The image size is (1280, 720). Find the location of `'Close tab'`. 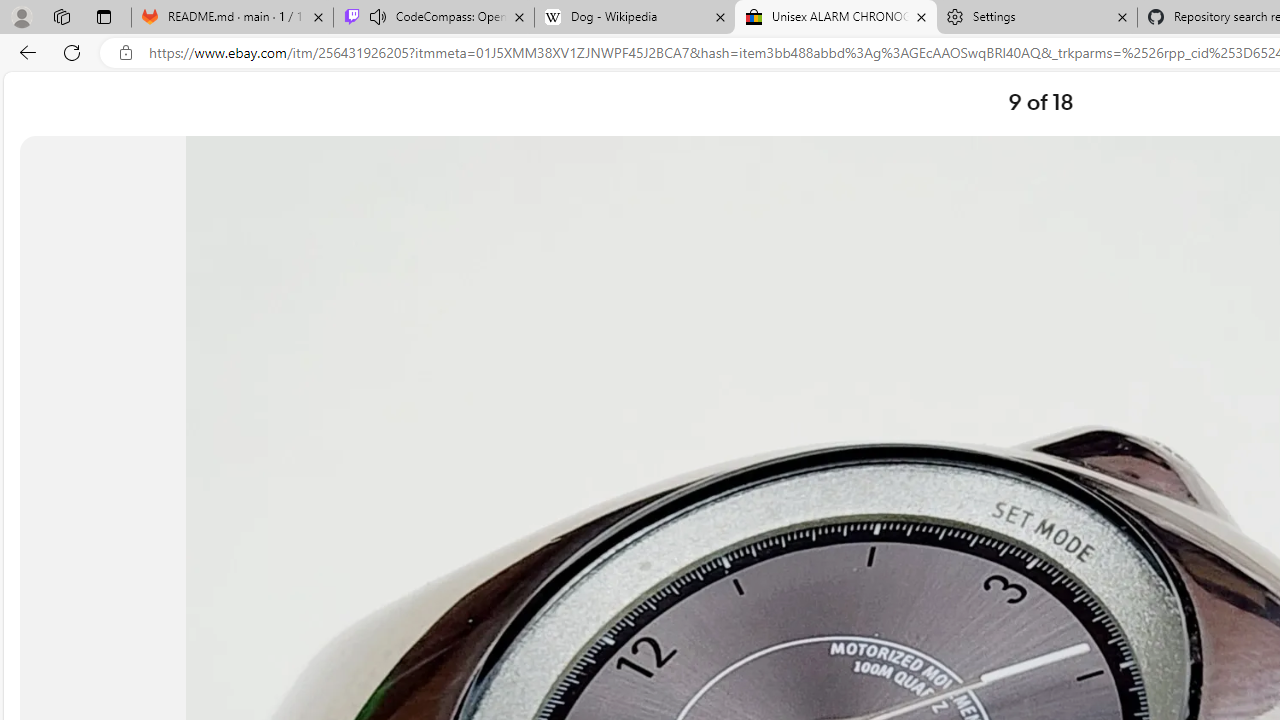

'Close tab' is located at coordinates (1122, 17).